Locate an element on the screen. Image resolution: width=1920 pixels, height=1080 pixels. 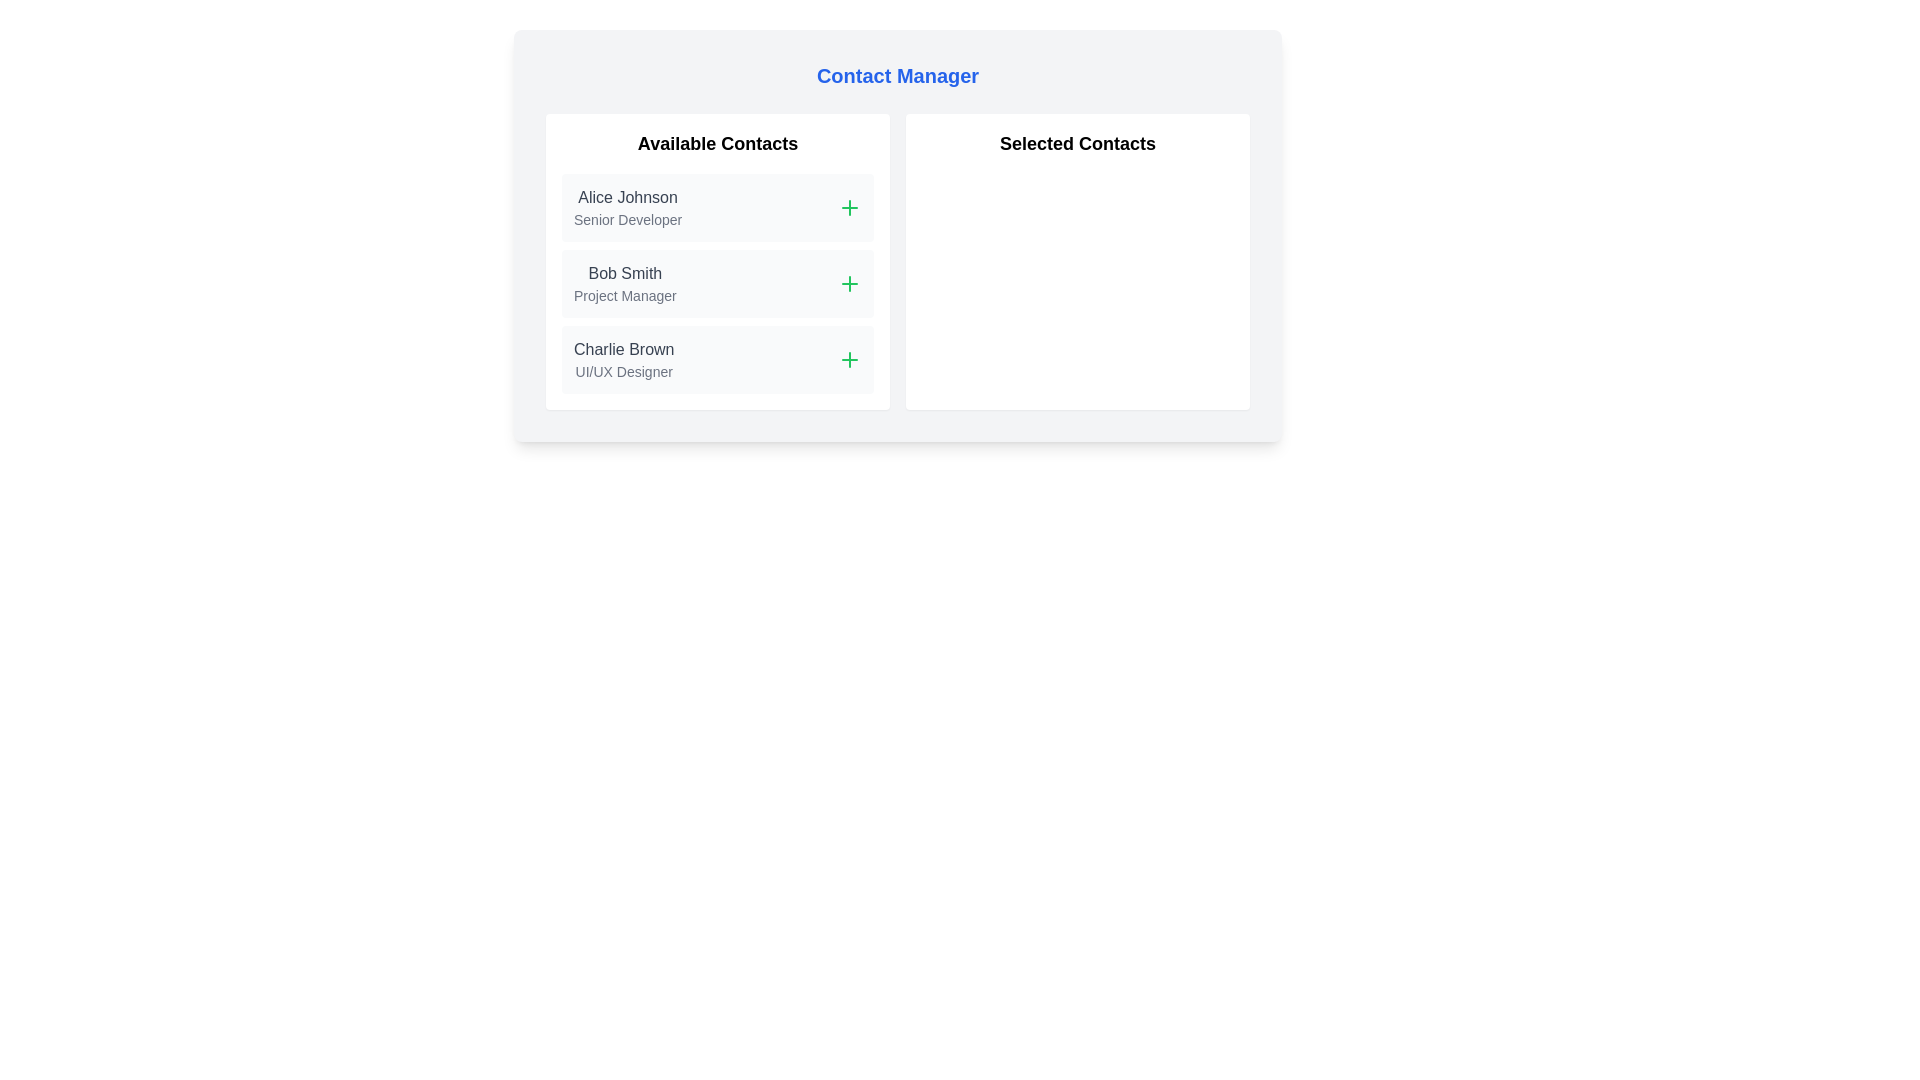
the first plus icon located to the far right of 'Alice Johnson' in the 'Available Contacts' section is located at coordinates (849, 208).